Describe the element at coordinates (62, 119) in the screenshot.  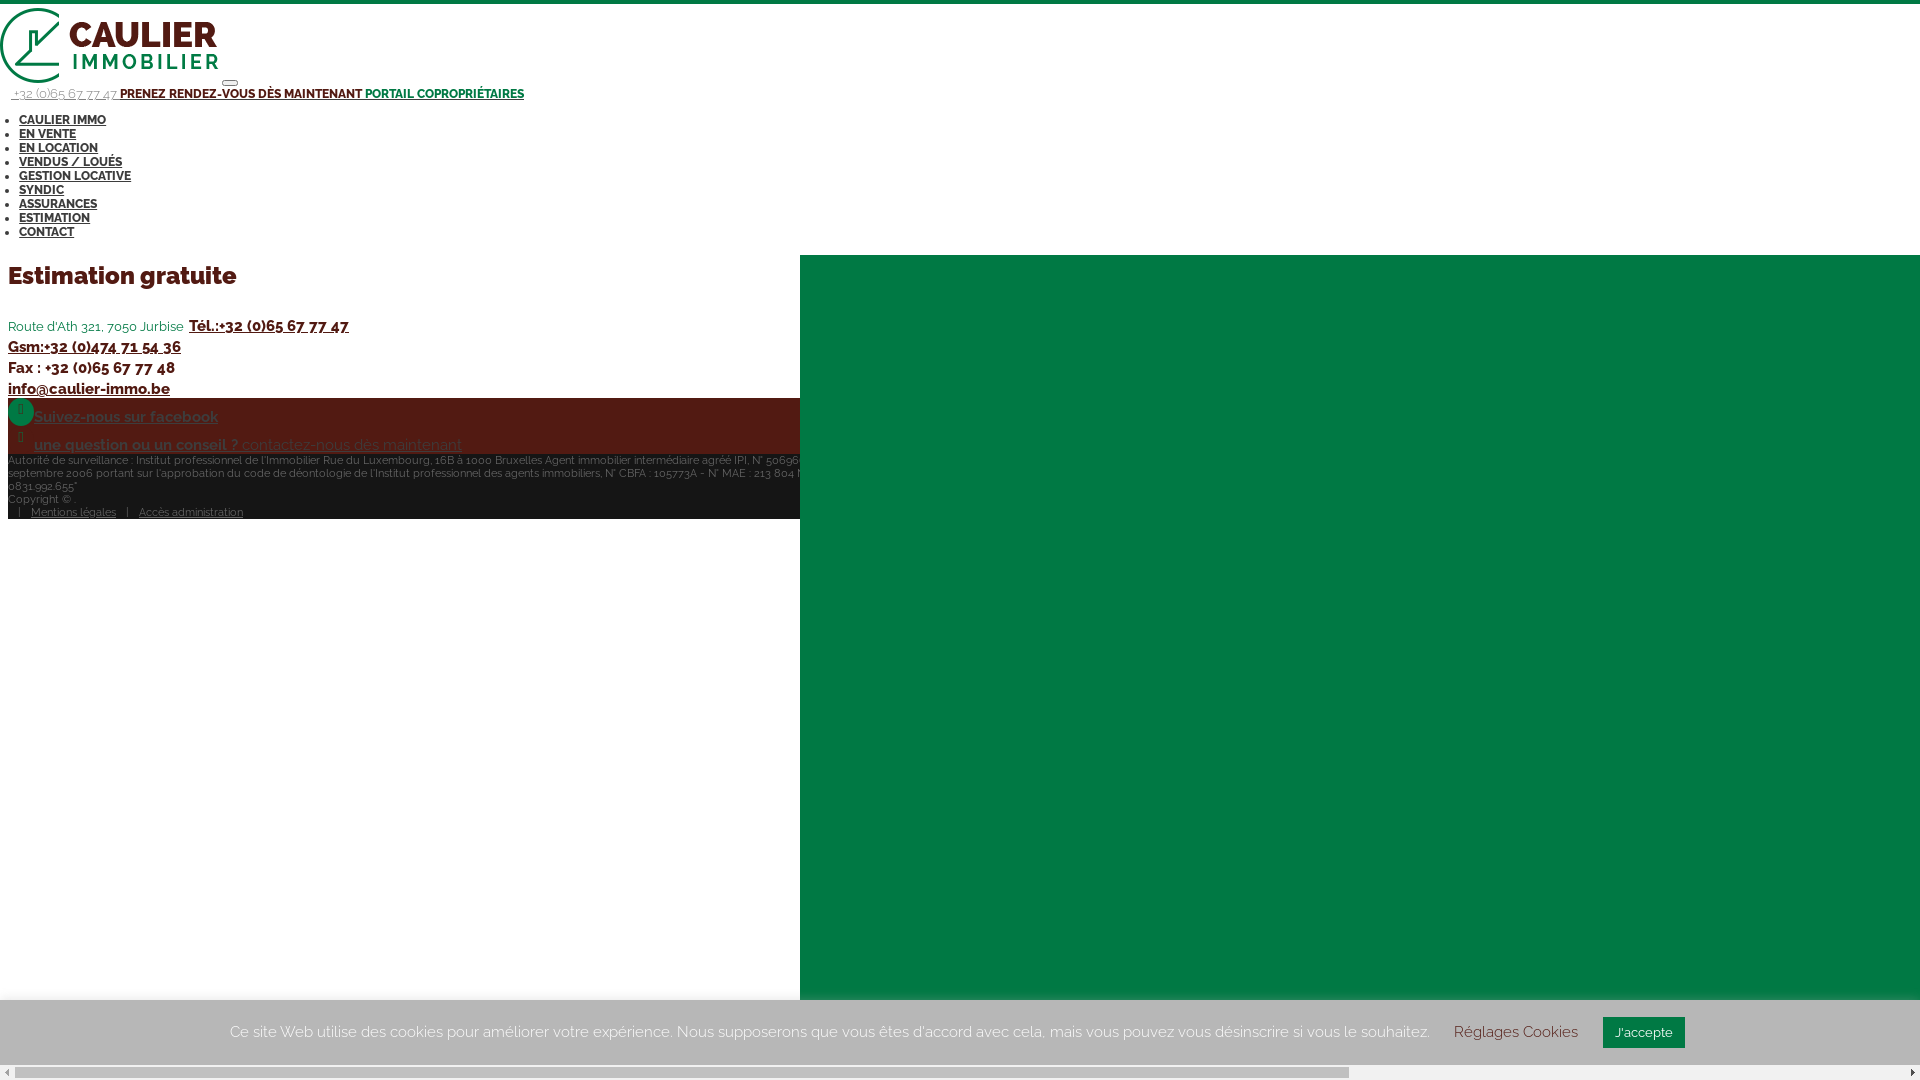
I see `'CAULIER IMMO'` at that location.